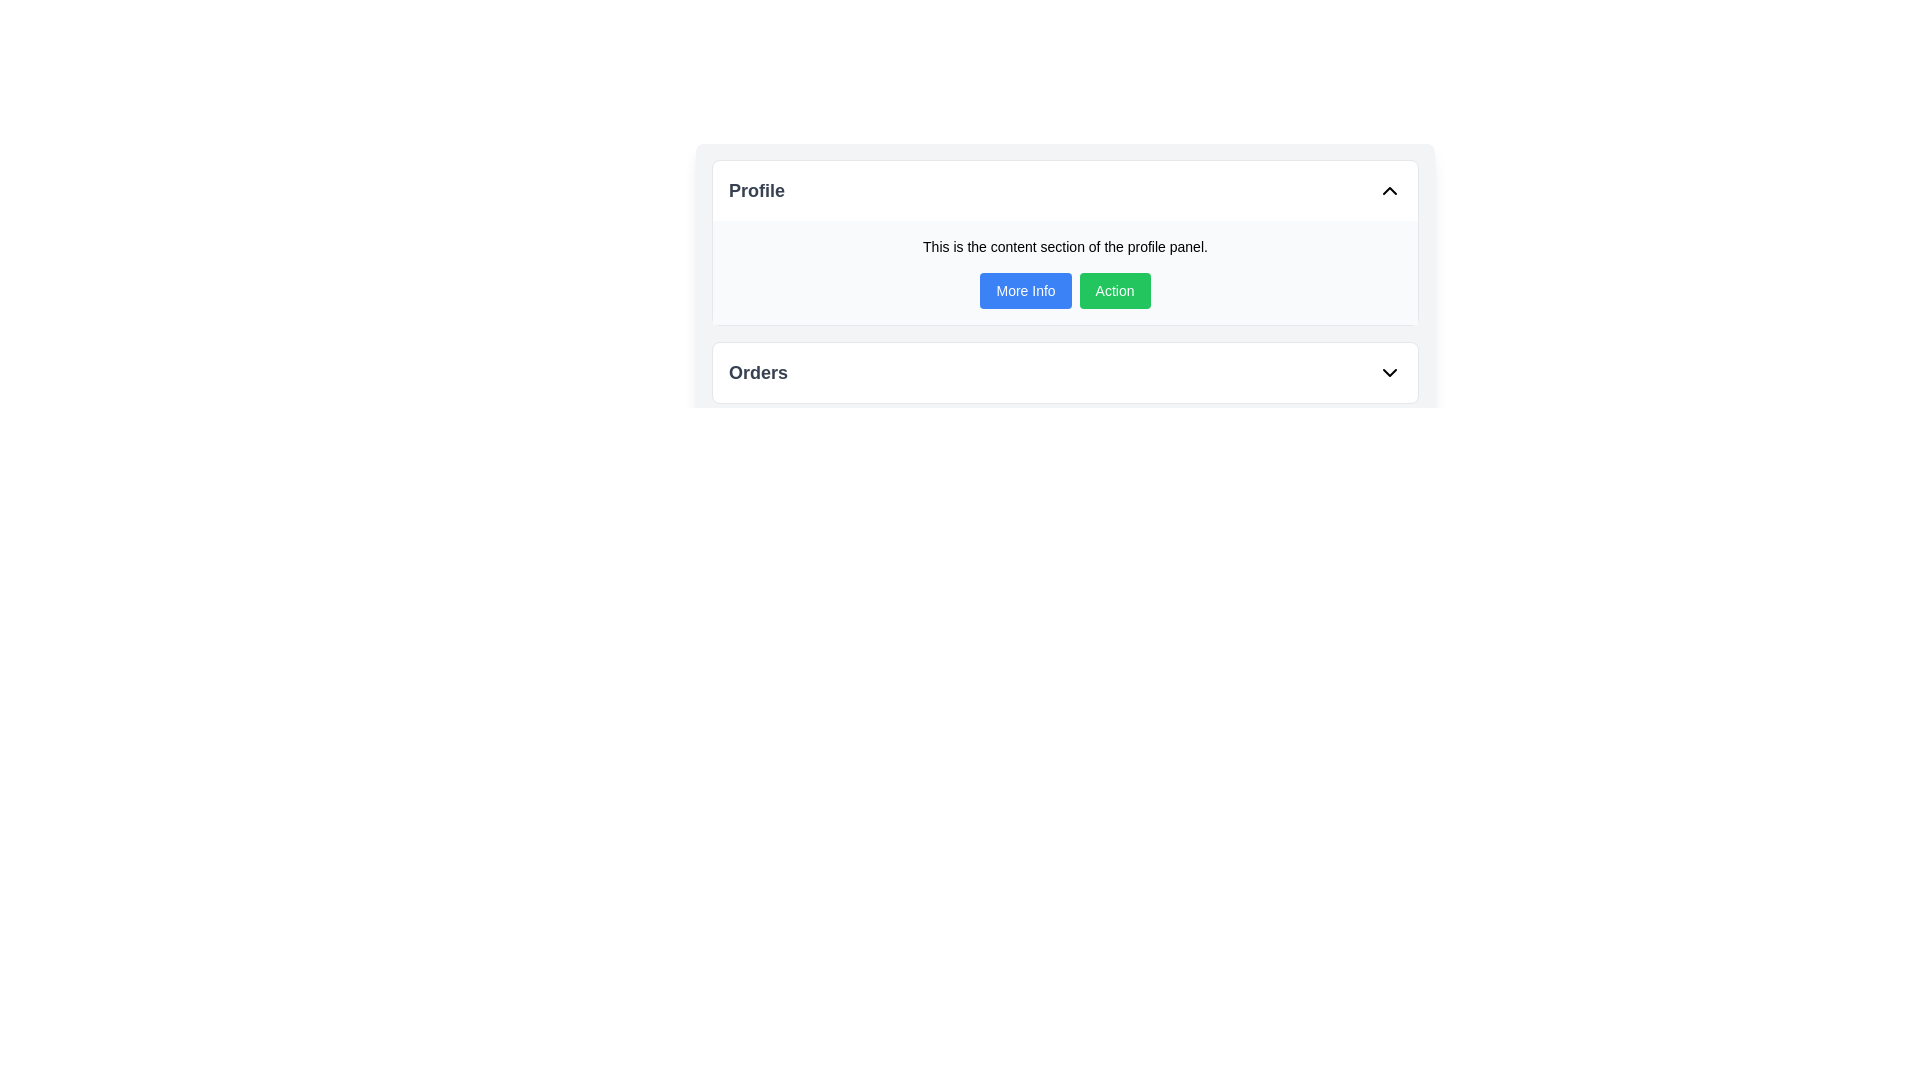  Describe the element at coordinates (1389, 373) in the screenshot. I see `the chevron-down icon located to the far right of the 'Orders' section header` at that location.